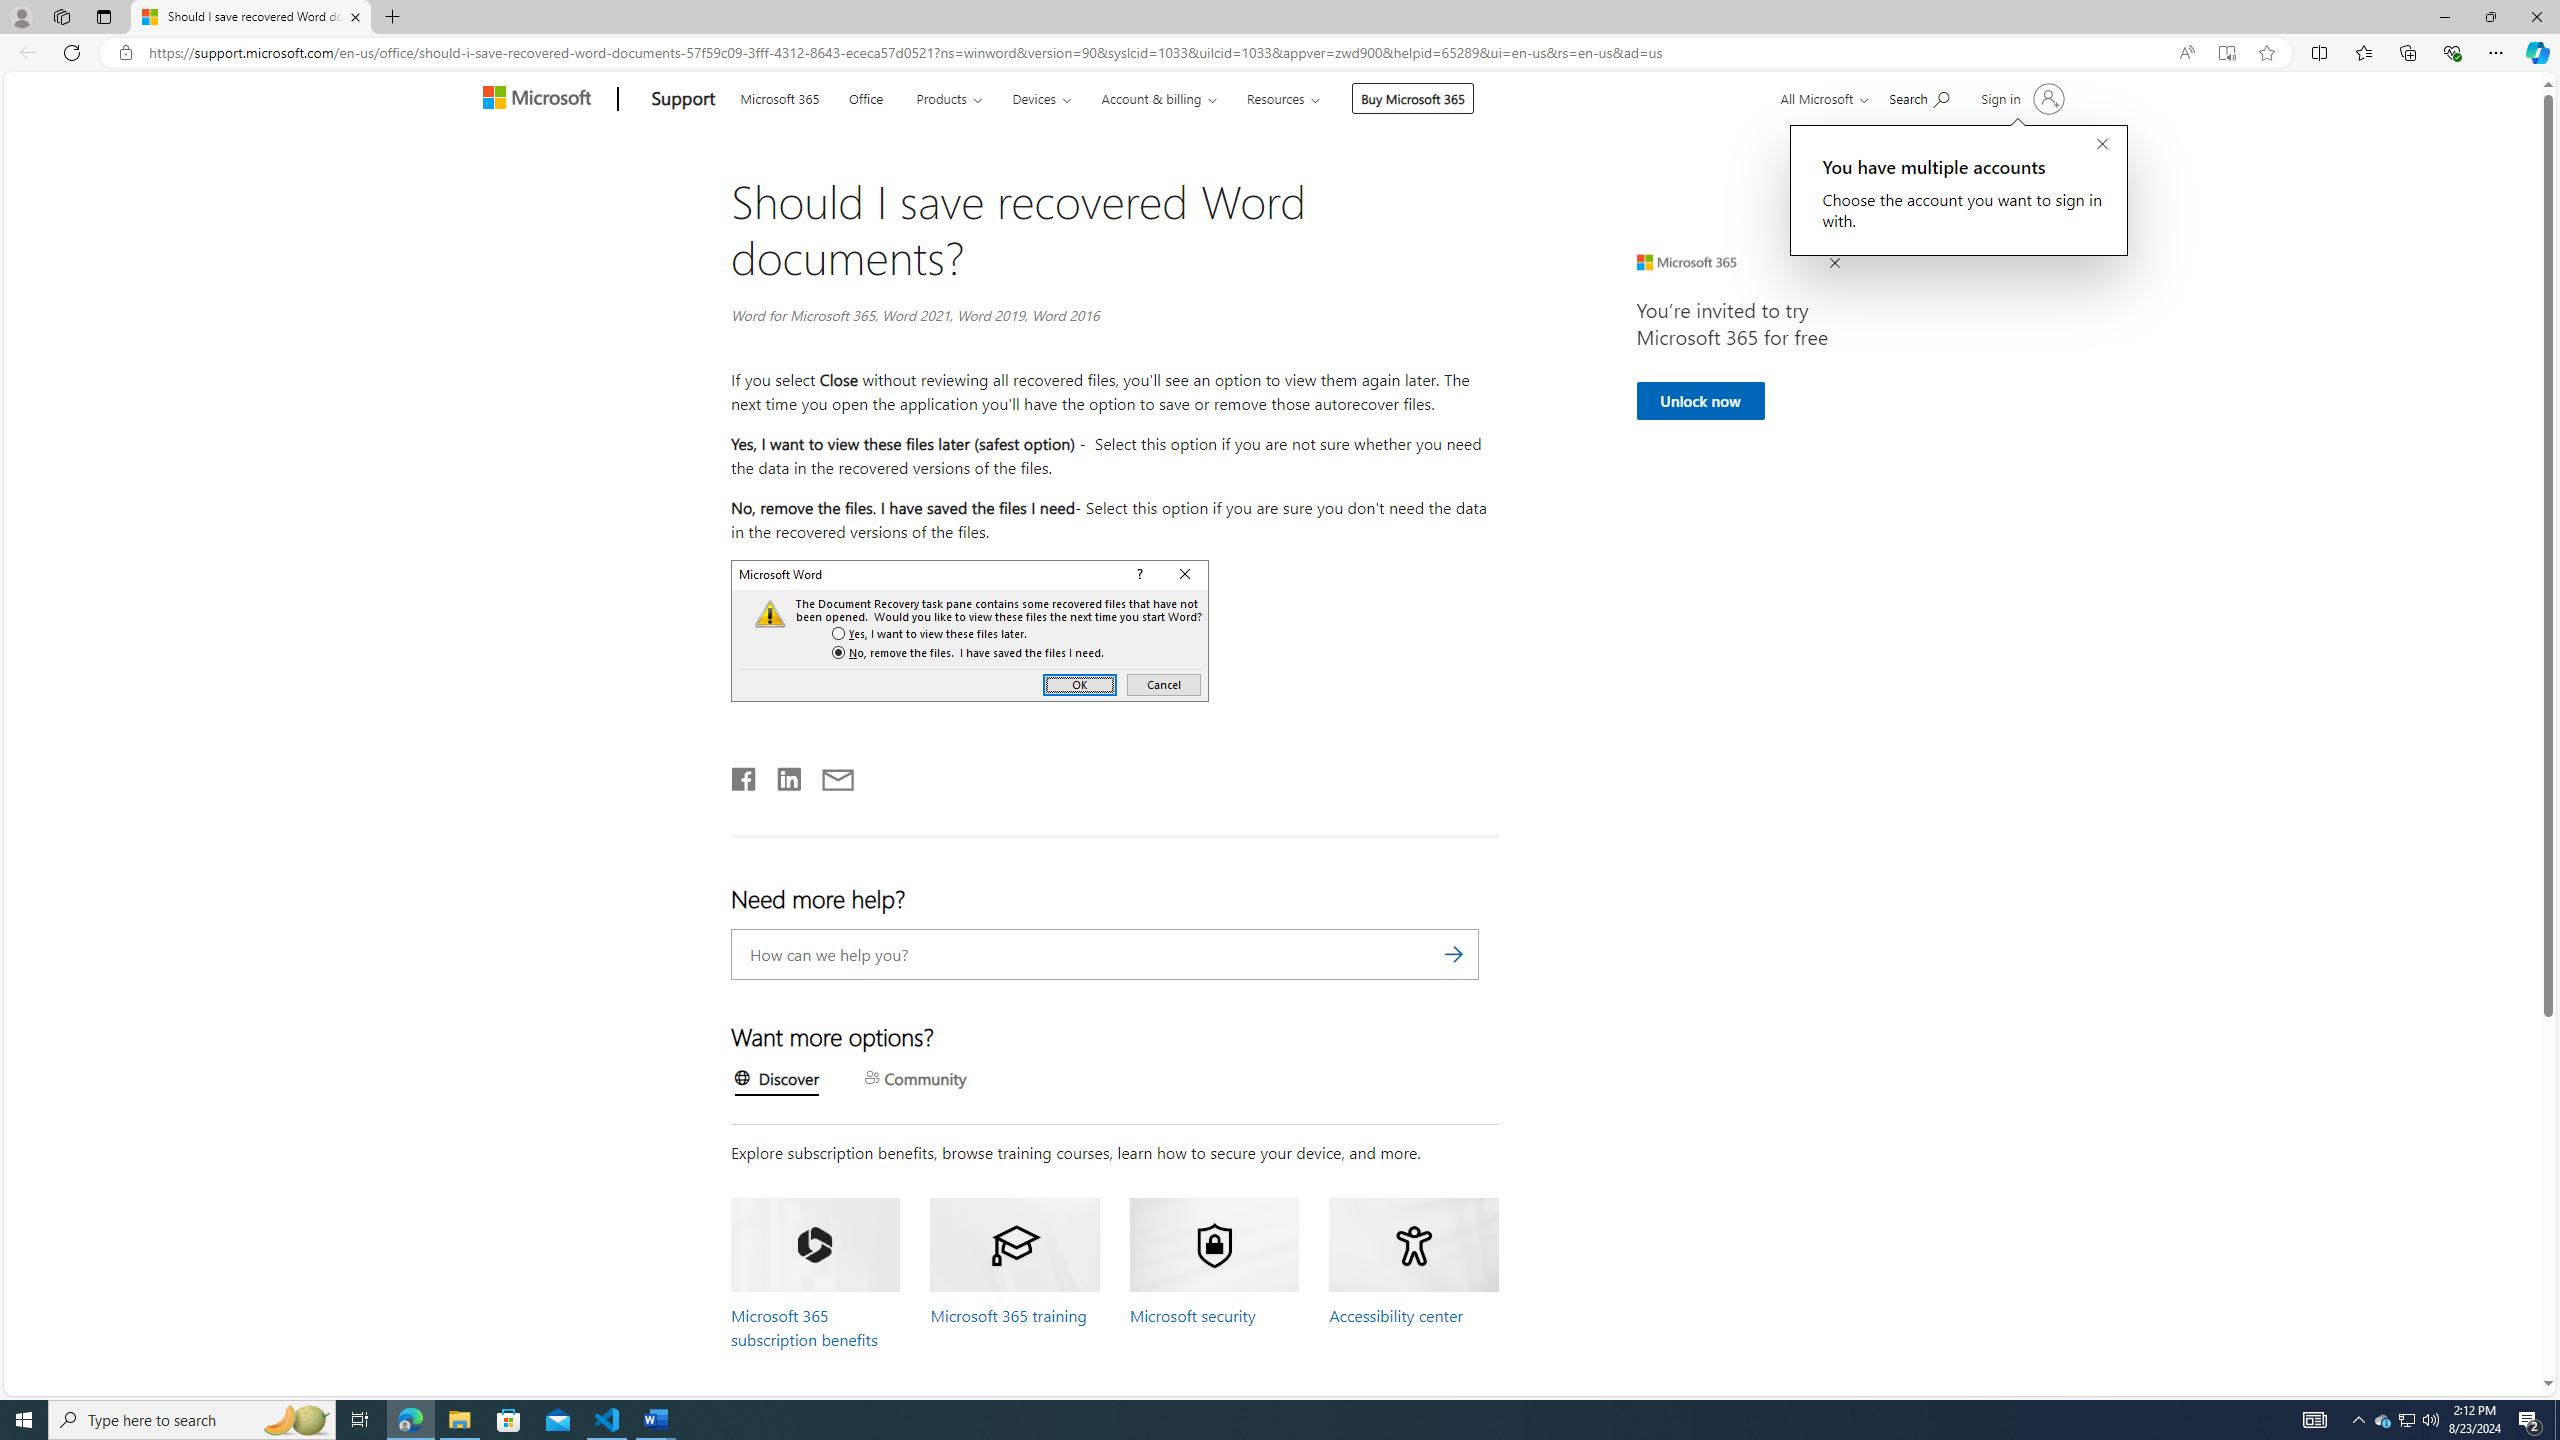 This screenshot has height=1440, width=2560. Describe the element at coordinates (865, 95) in the screenshot. I see `'Office'` at that location.